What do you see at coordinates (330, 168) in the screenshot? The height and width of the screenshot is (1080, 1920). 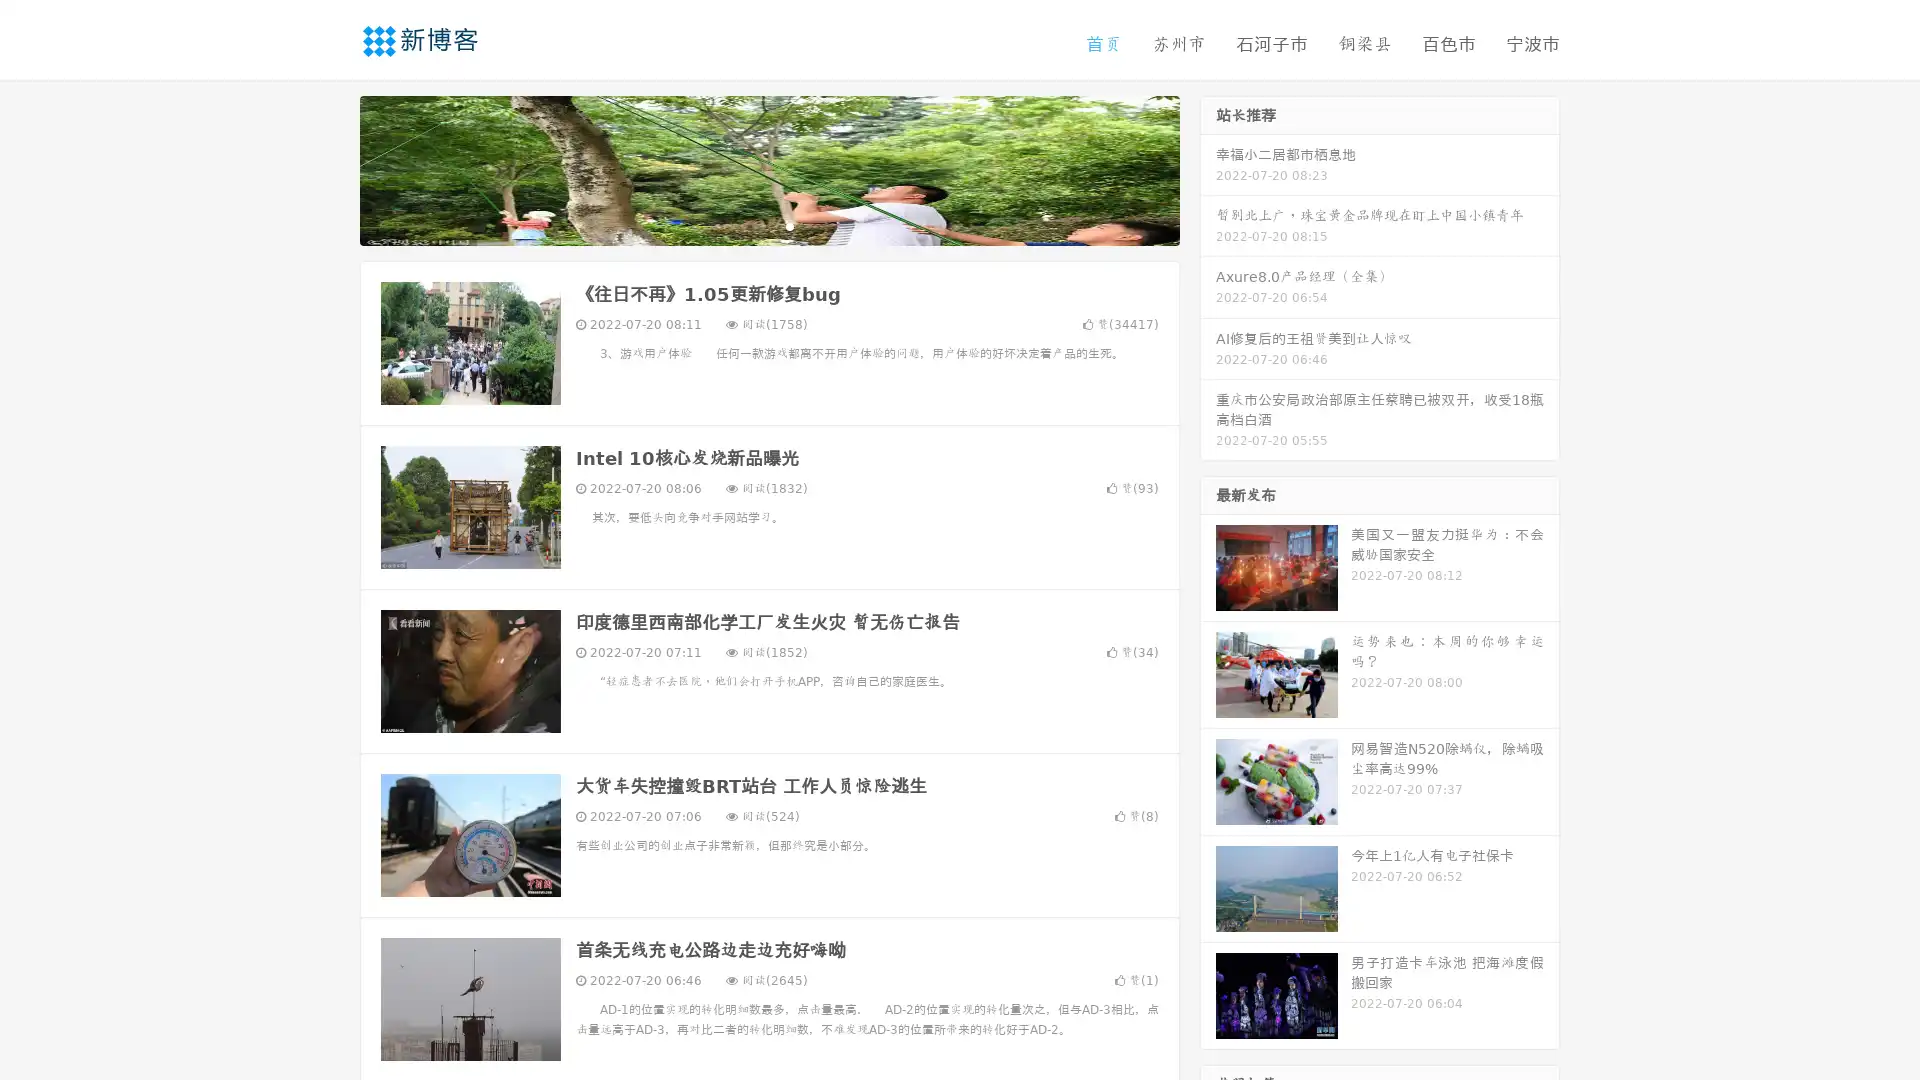 I see `Previous slide` at bounding box center [330, 168].